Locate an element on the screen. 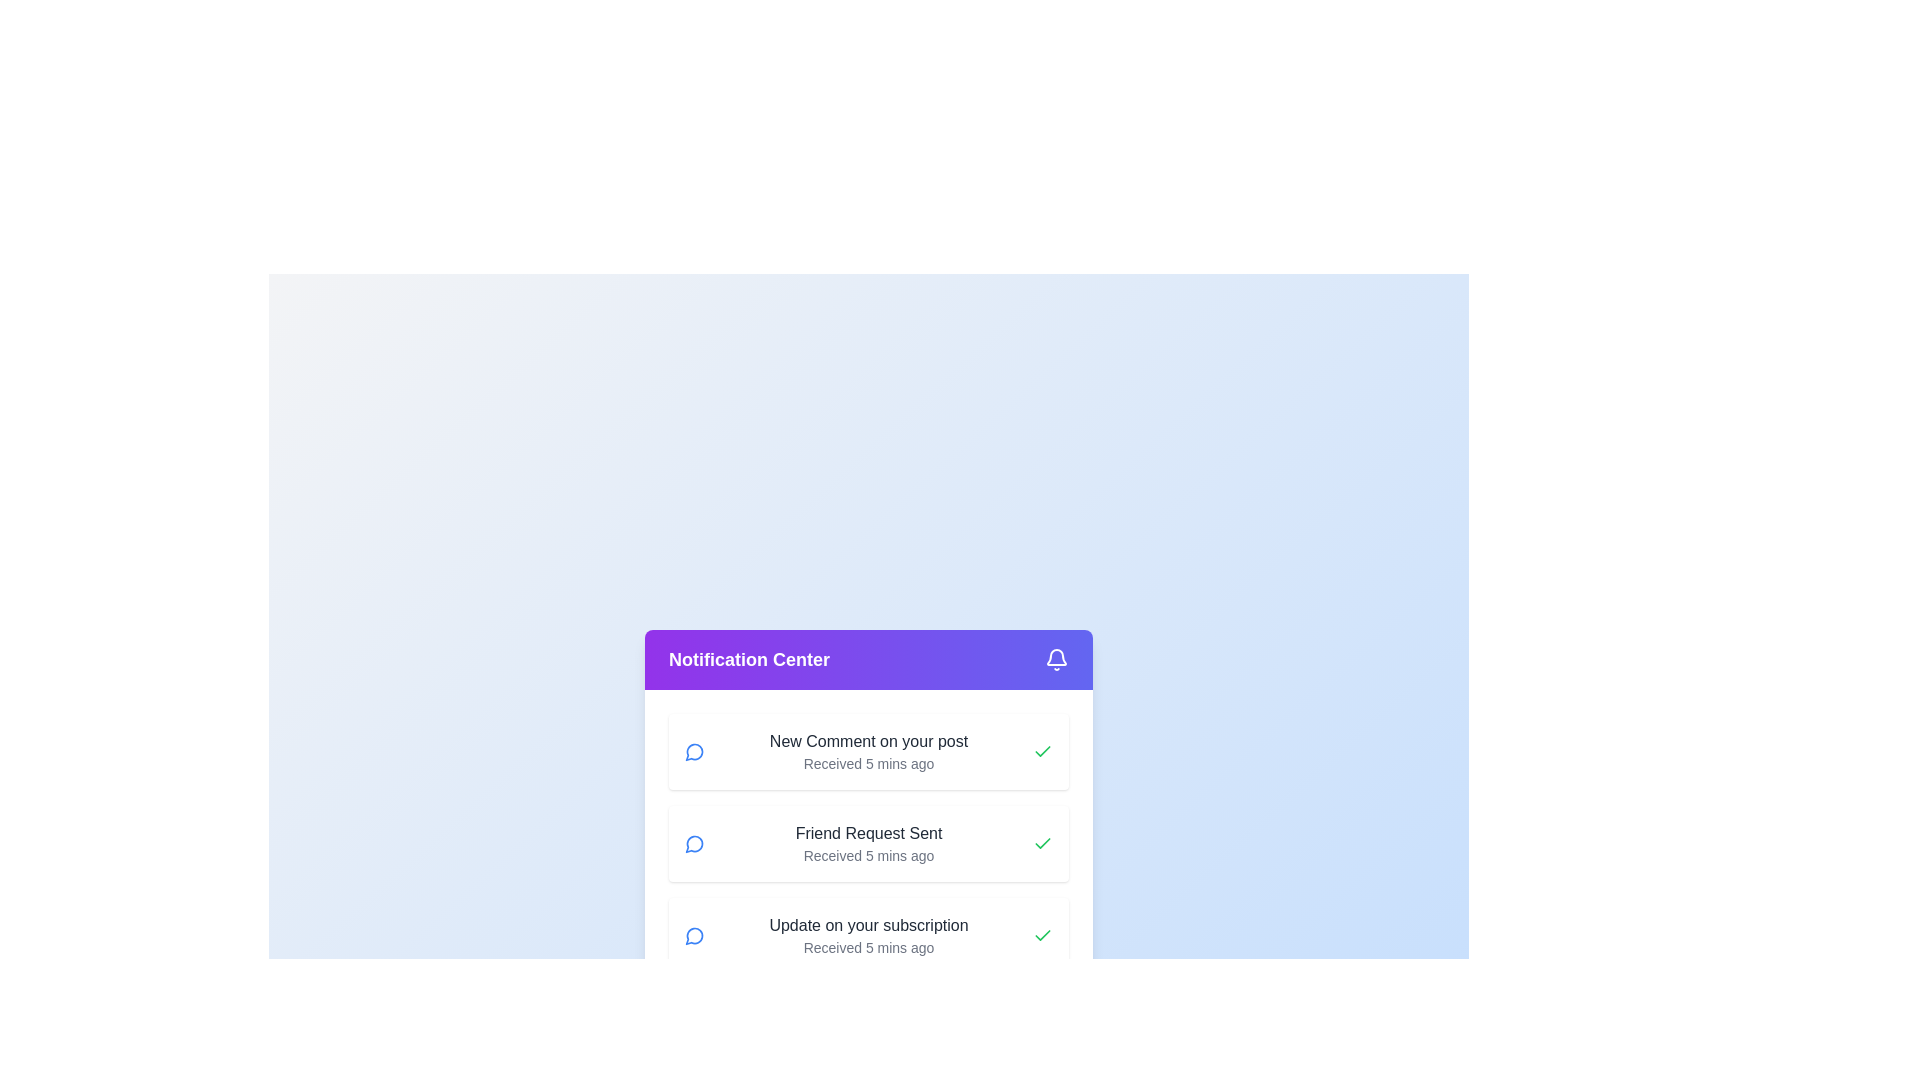  the text label providing a timestamp or contextual information about the notification located below the title 'Update on your subscription' within the notification card is located at coordinates (868, 947).